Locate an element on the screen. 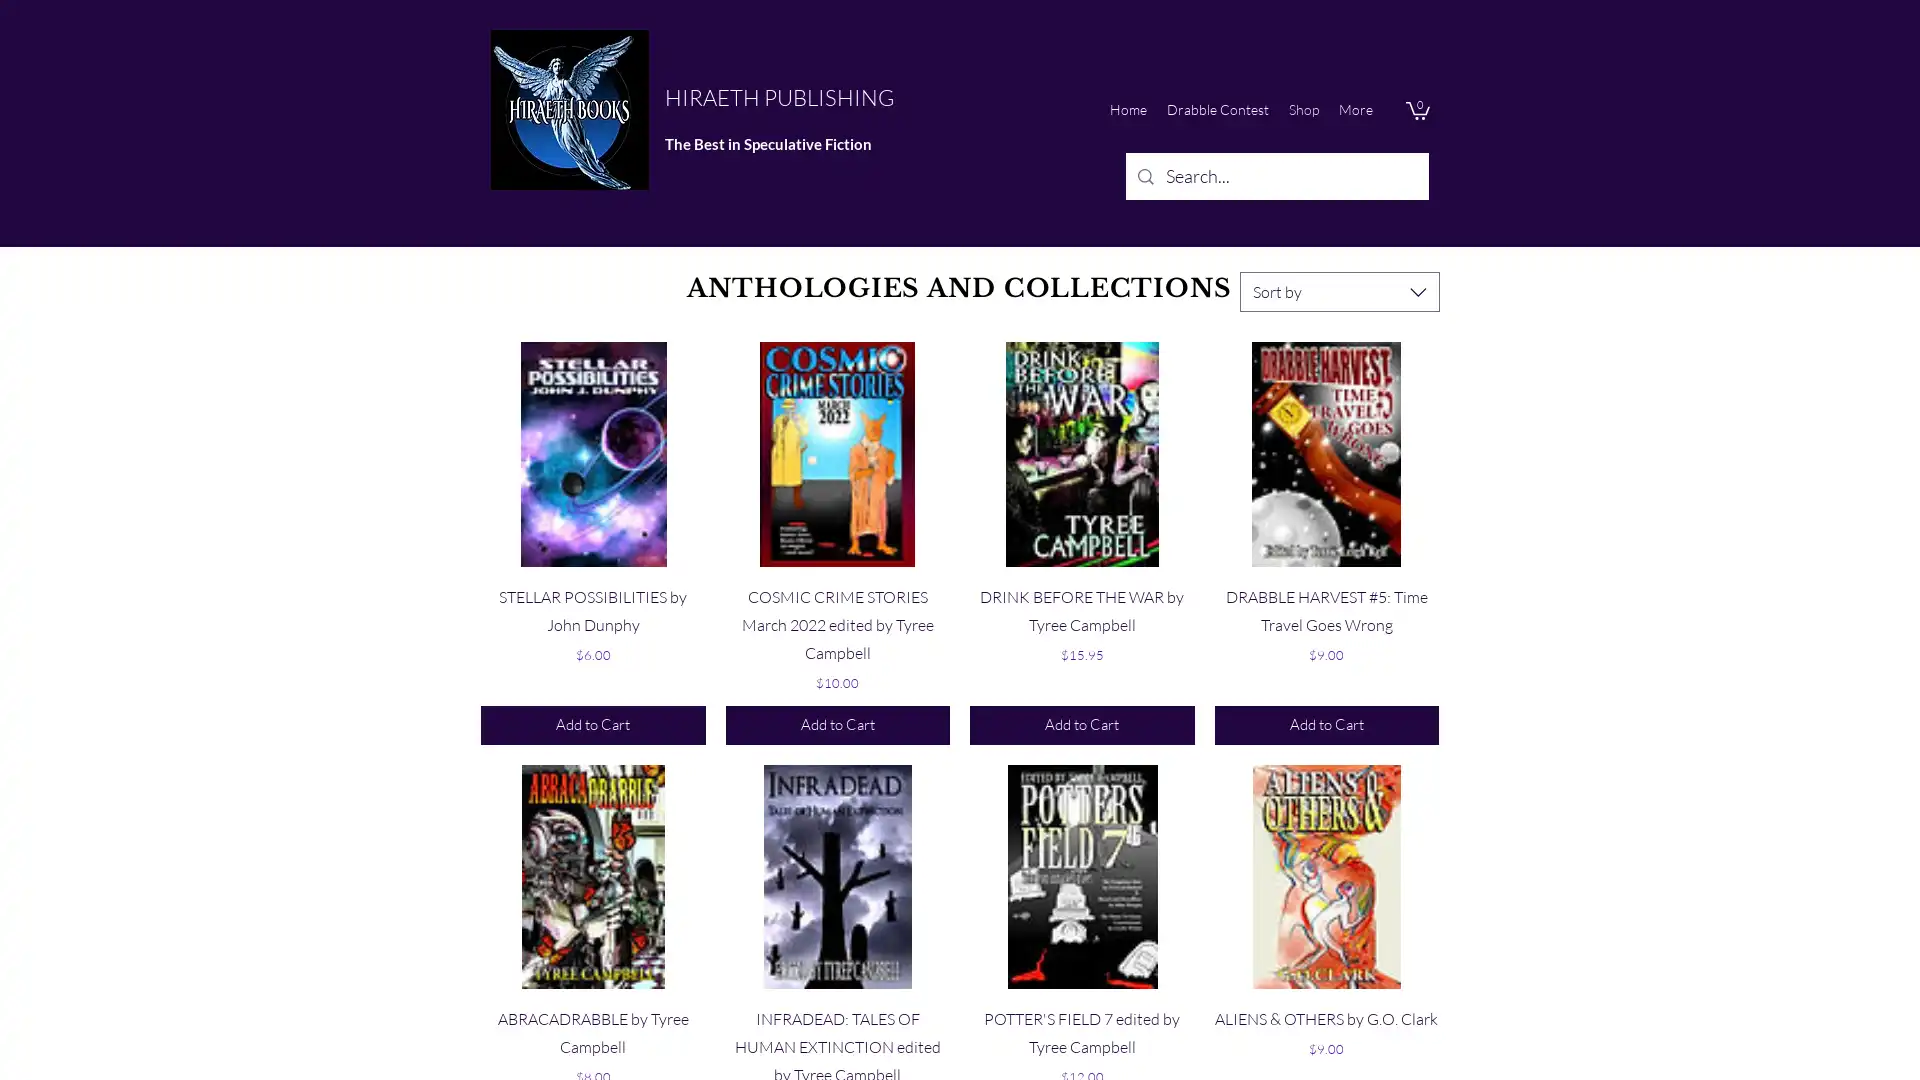 Image resolution: width=1920 pixels, height=1080 pixels. Quick View is located at coordinates (837, 589).